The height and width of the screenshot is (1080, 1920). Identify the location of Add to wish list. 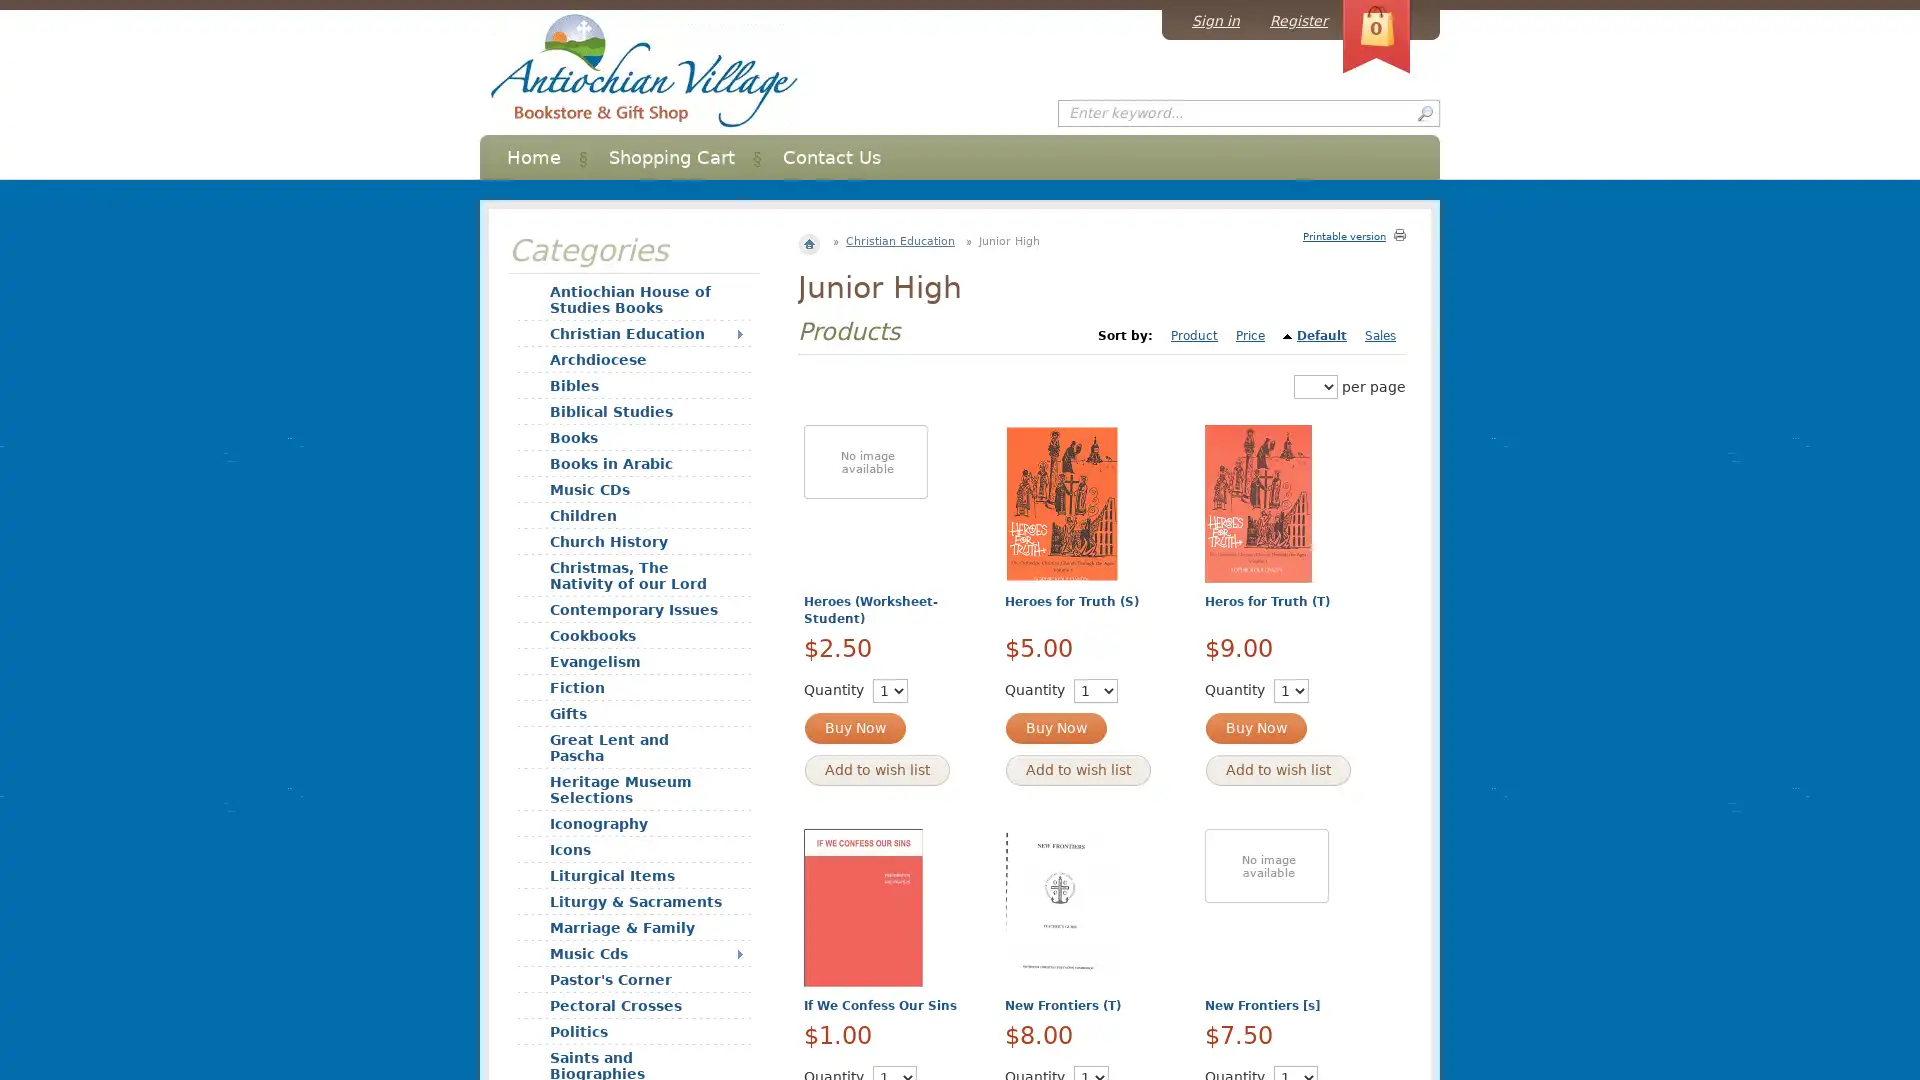
(1277, 769).